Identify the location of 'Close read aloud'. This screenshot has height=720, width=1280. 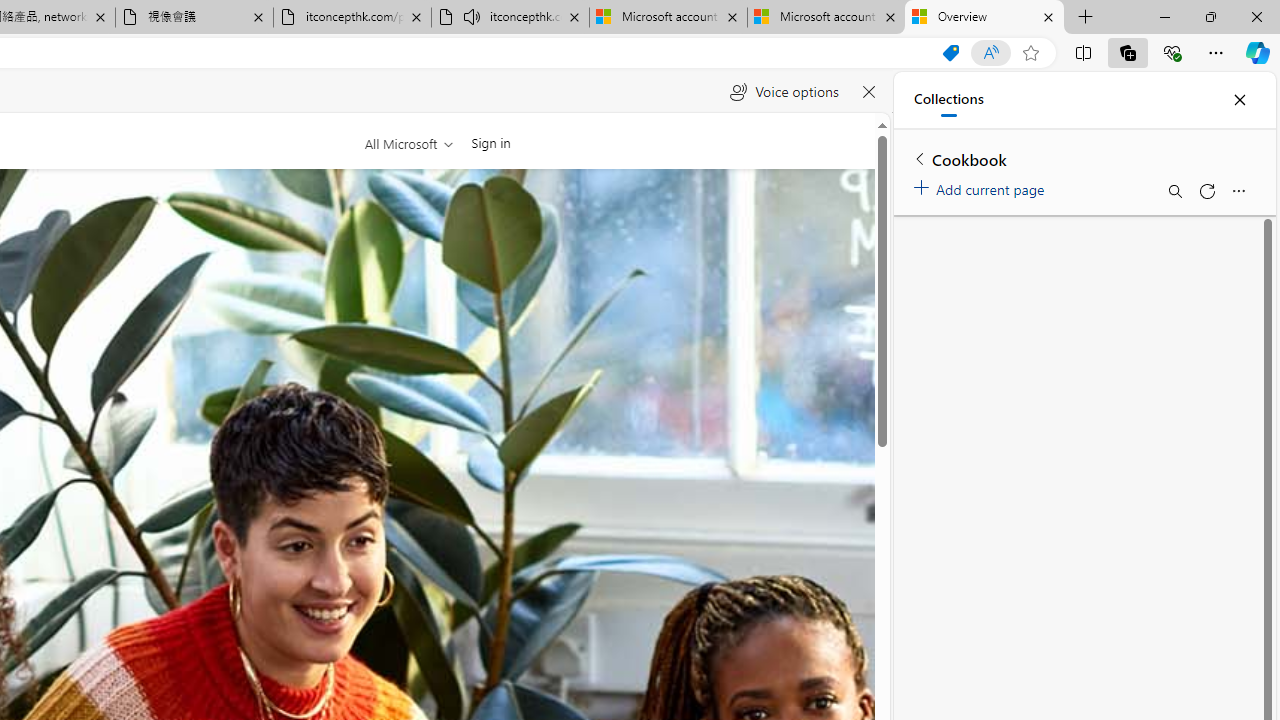
(868, 92).